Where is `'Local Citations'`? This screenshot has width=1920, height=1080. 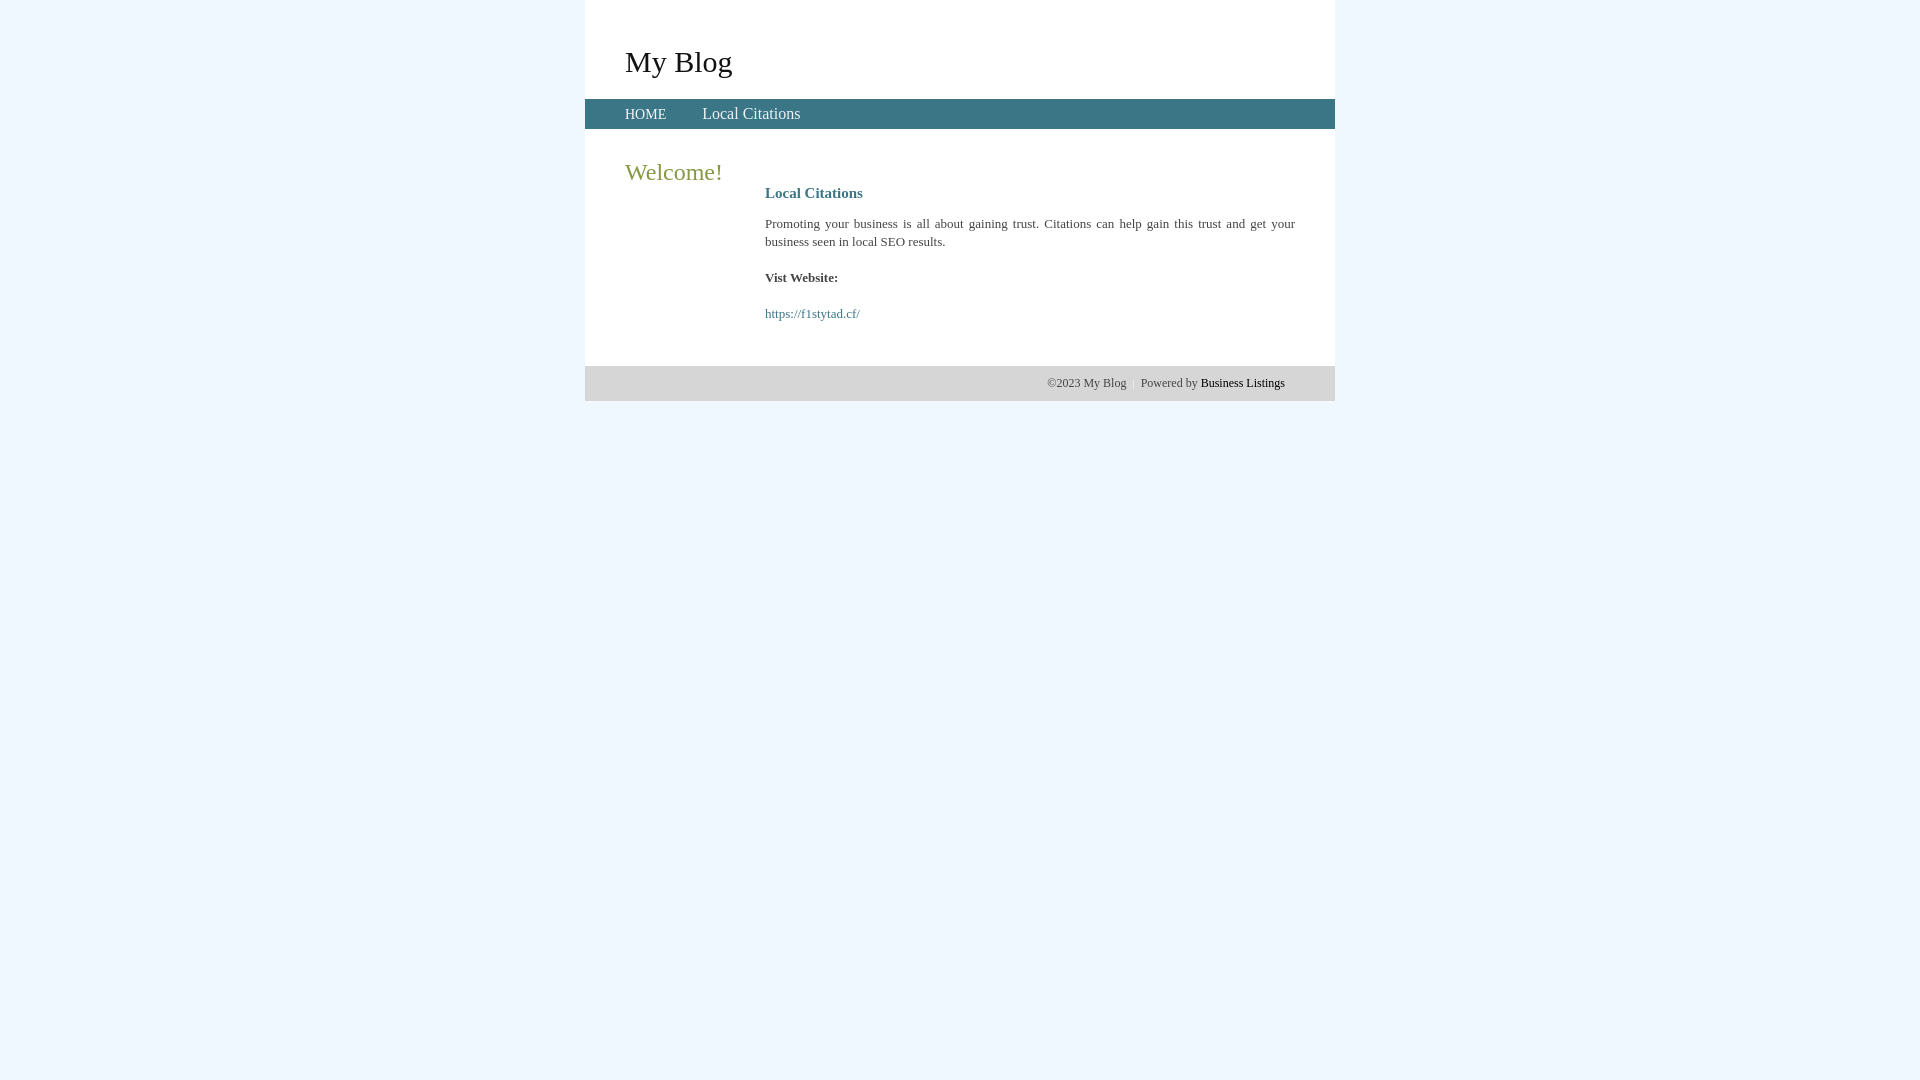 'Local Citations' is located at coordinates (749, 113).